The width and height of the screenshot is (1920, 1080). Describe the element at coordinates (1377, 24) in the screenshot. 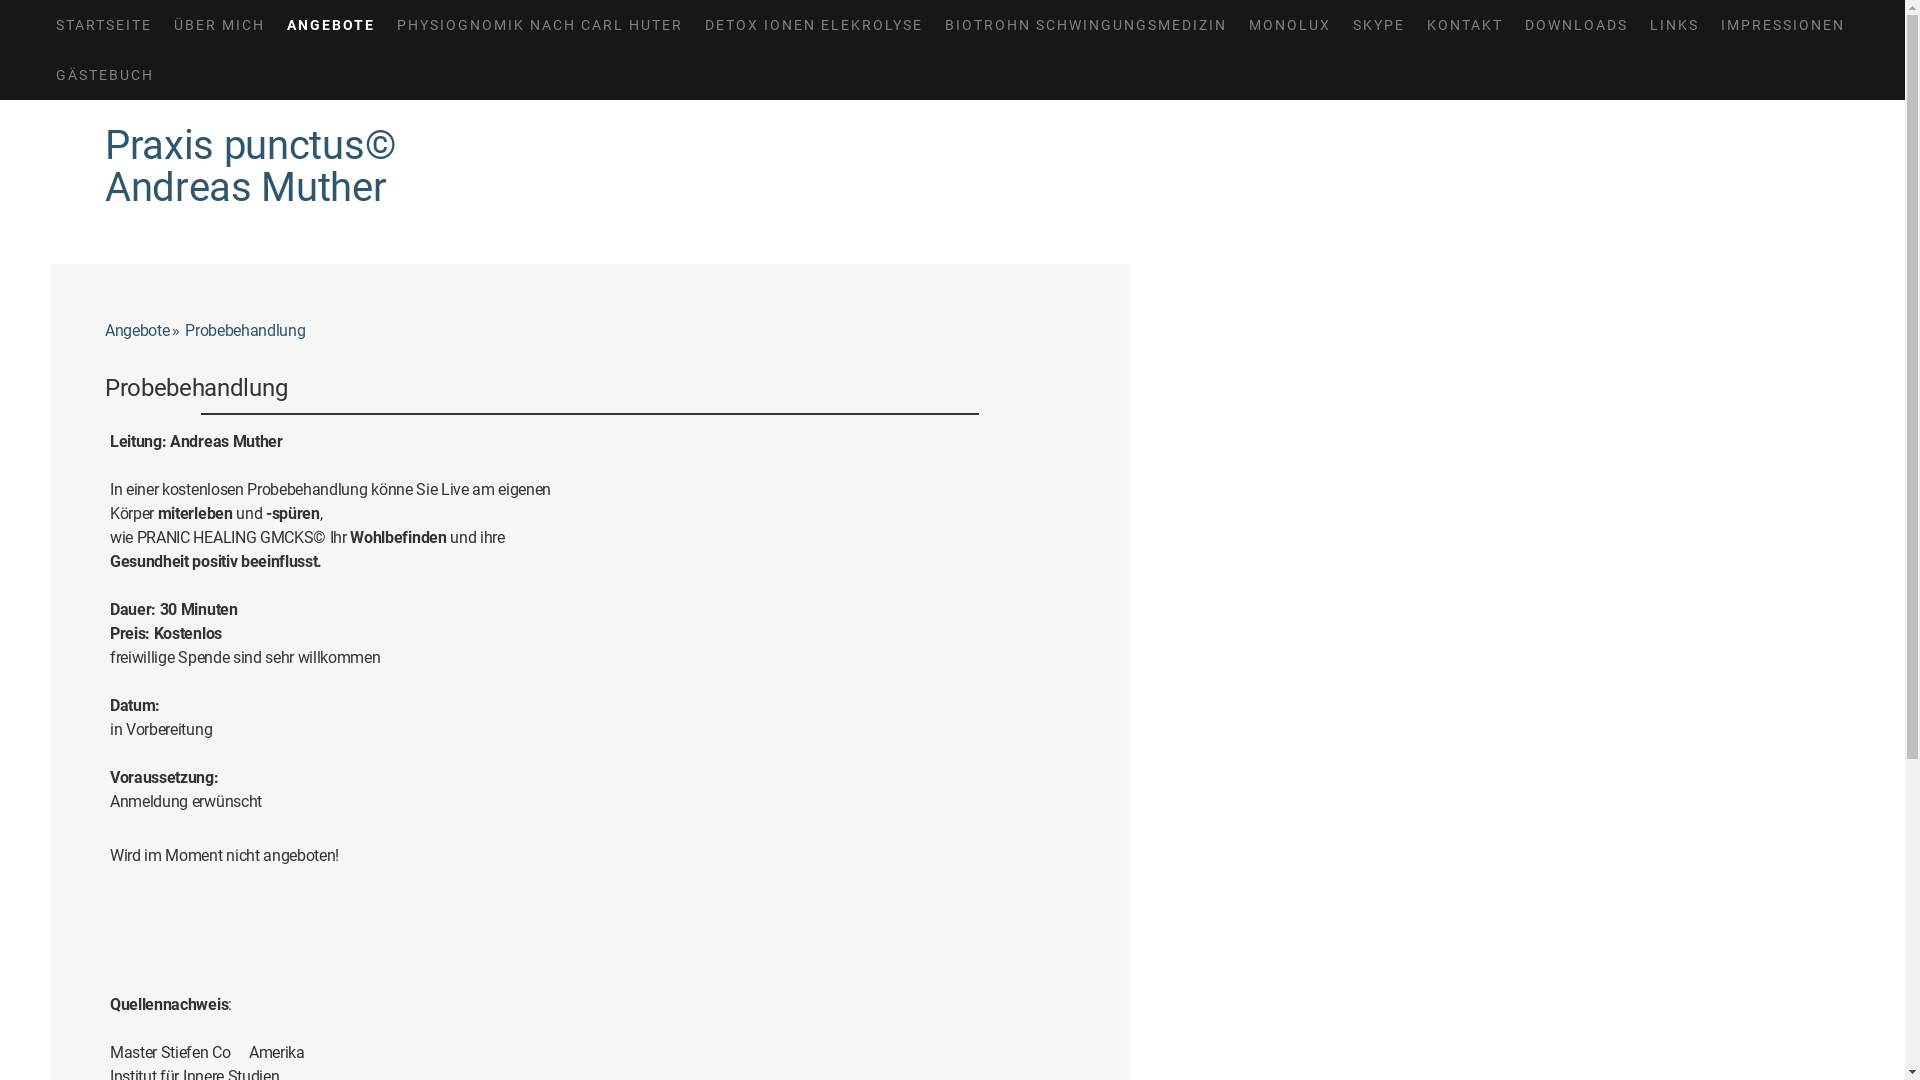

I see `'SKYPE'` at that location.